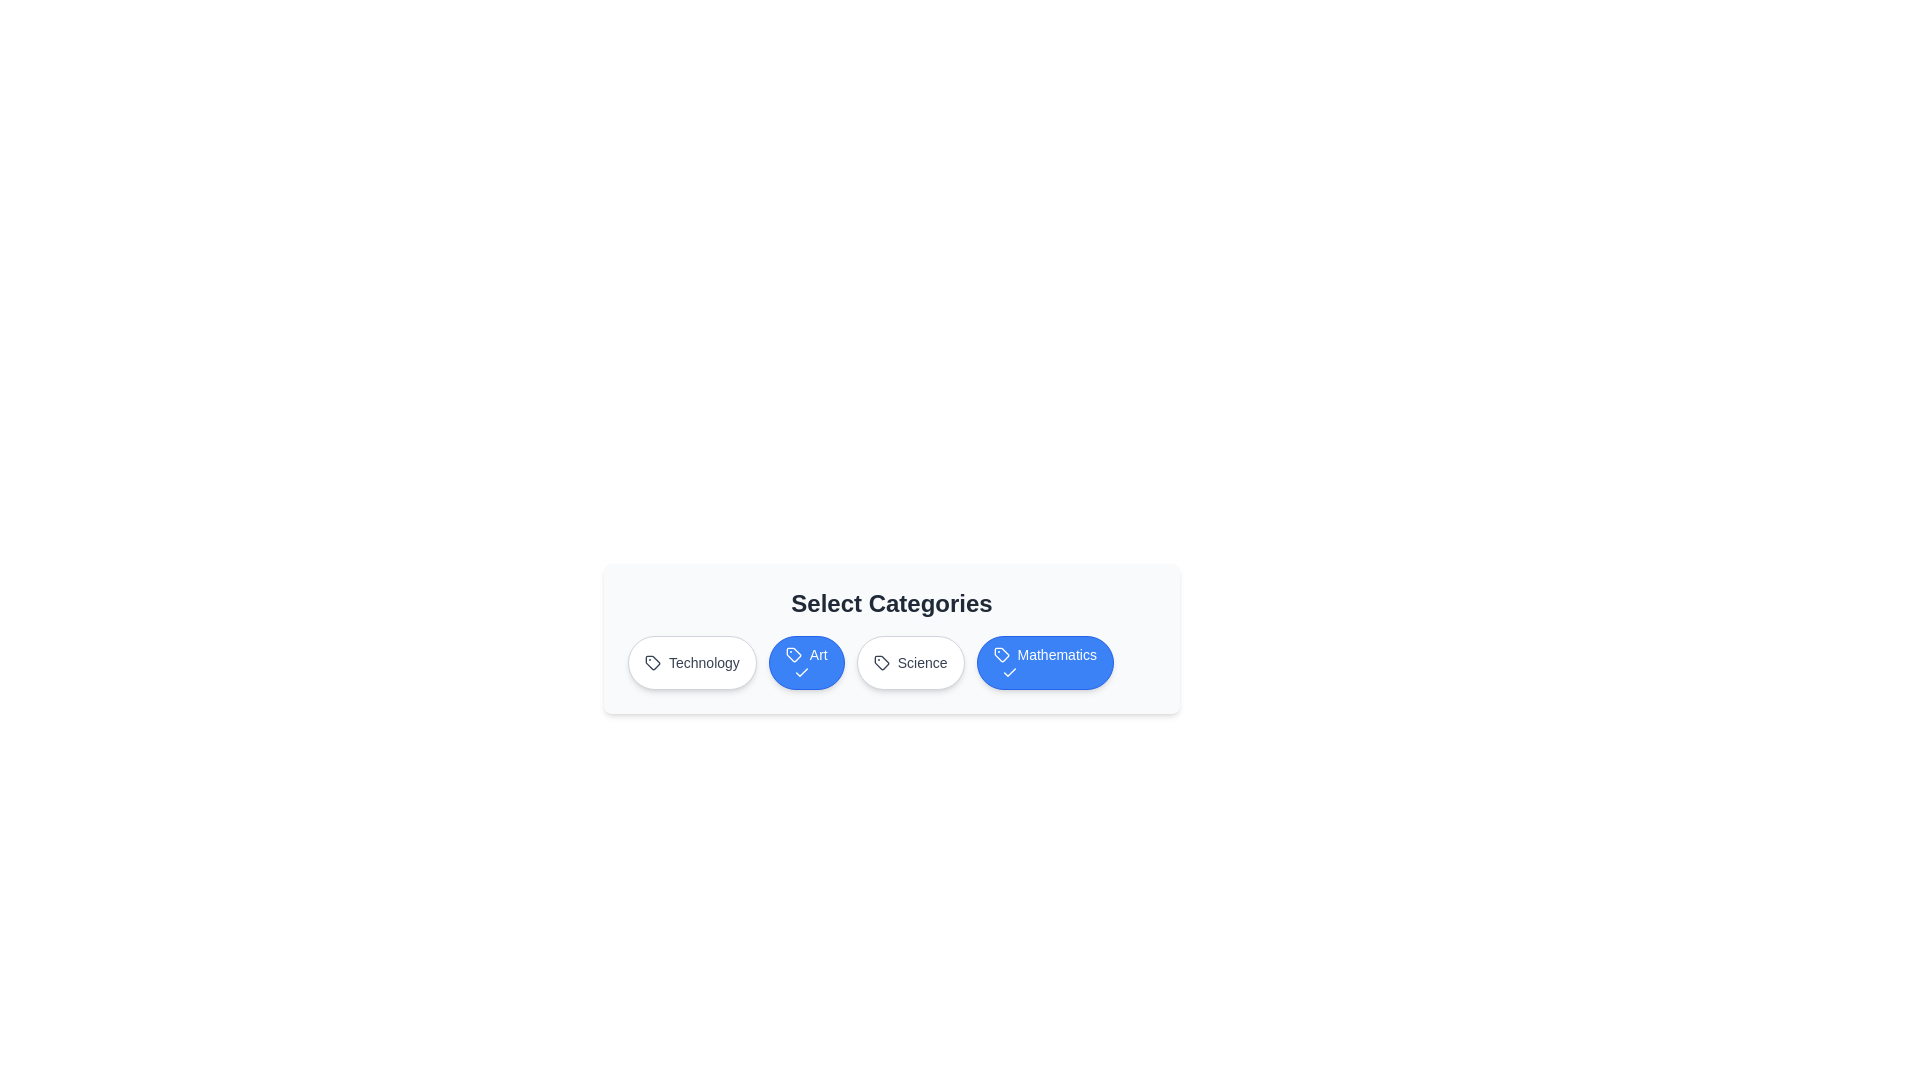 The image size is (1920, 1080). I want to click on the category button labeled 'Science', so click(910, 663).